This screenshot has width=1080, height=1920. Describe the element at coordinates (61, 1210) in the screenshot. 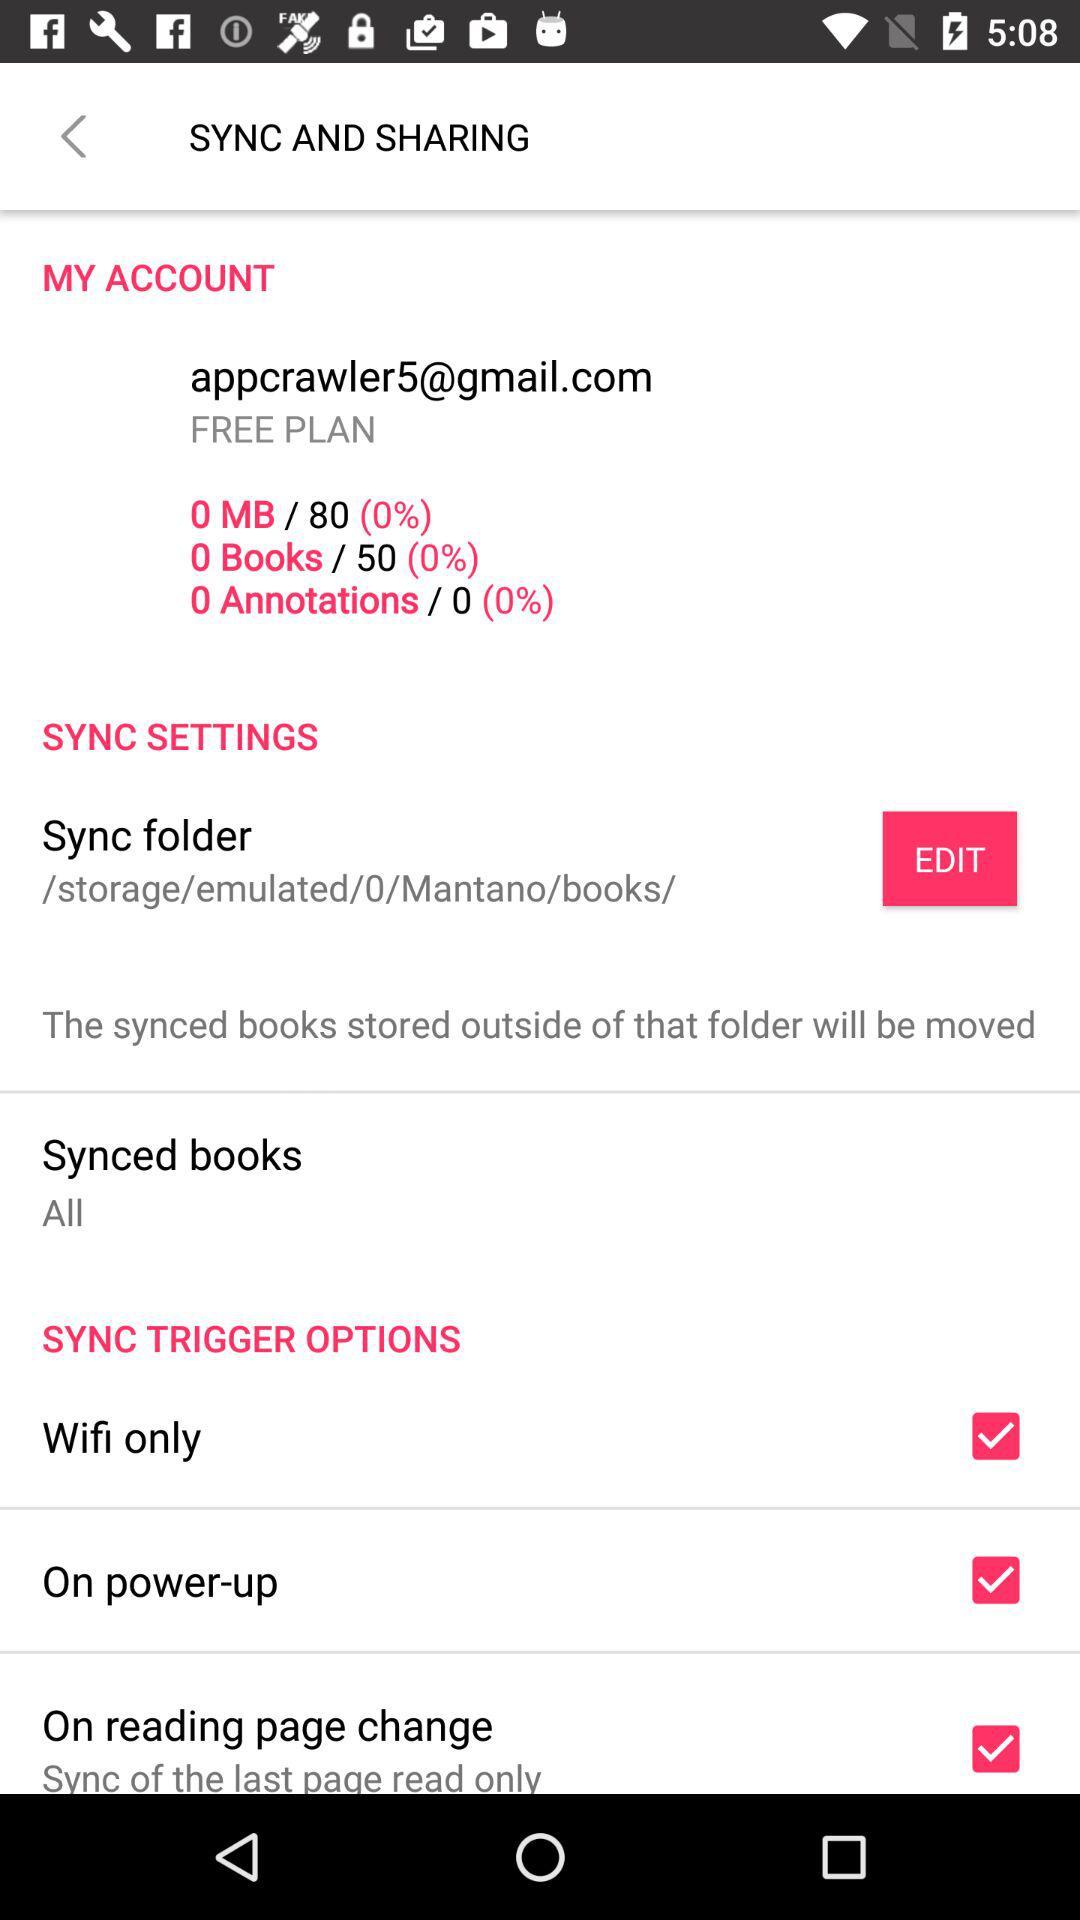

I see `item above sync trigger options icon` at that location.